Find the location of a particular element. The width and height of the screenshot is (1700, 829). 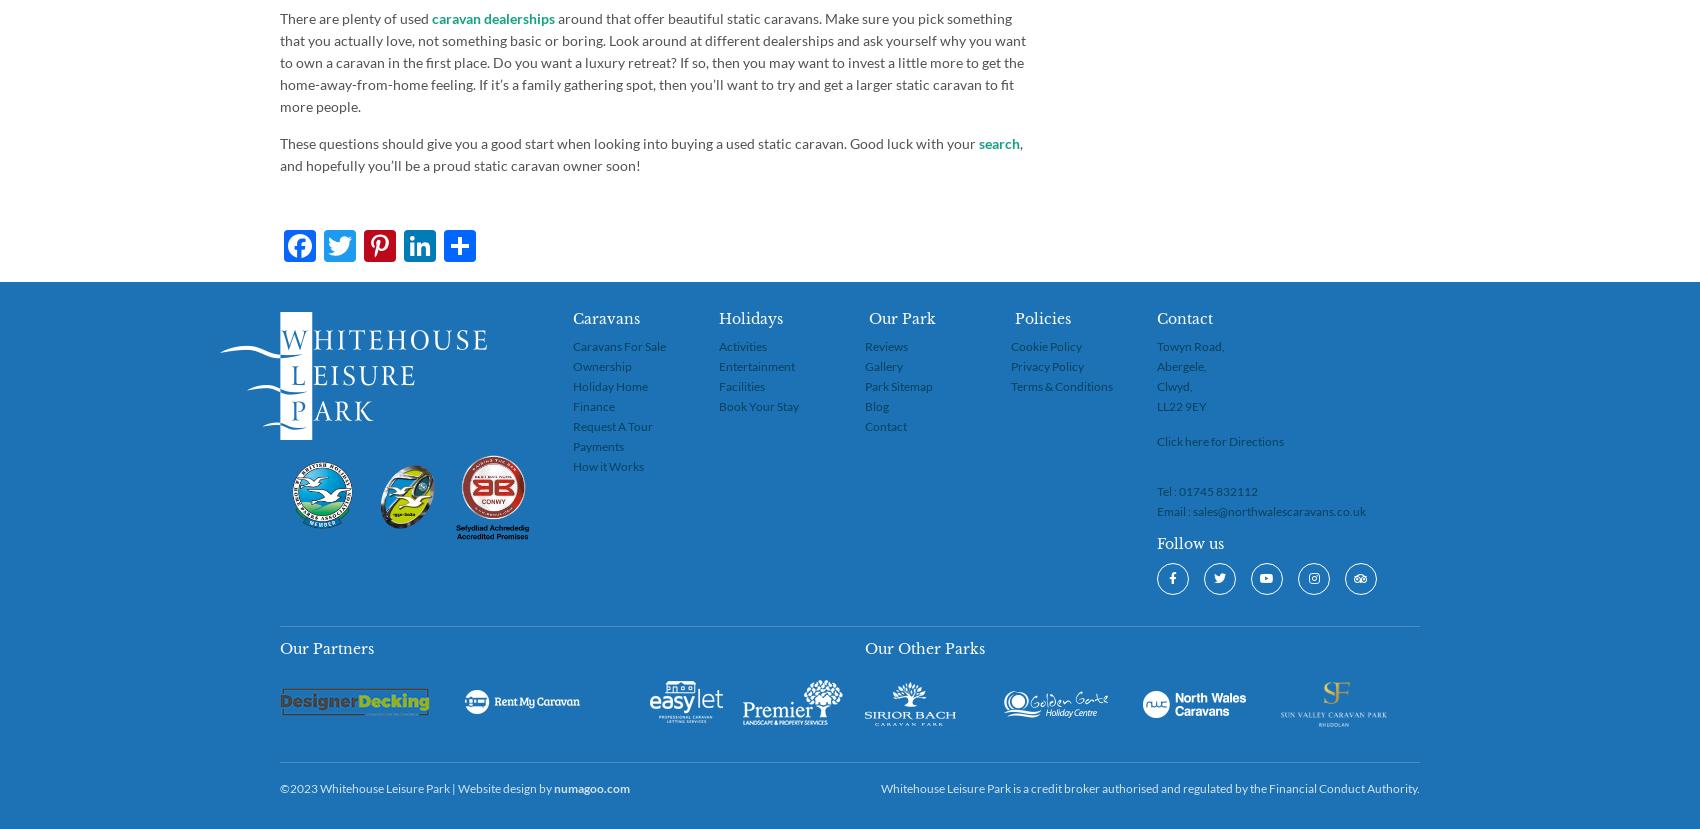

', and hopefully you’ll be a proud static caravan owner soon!' is located at coordinates (651, 154).